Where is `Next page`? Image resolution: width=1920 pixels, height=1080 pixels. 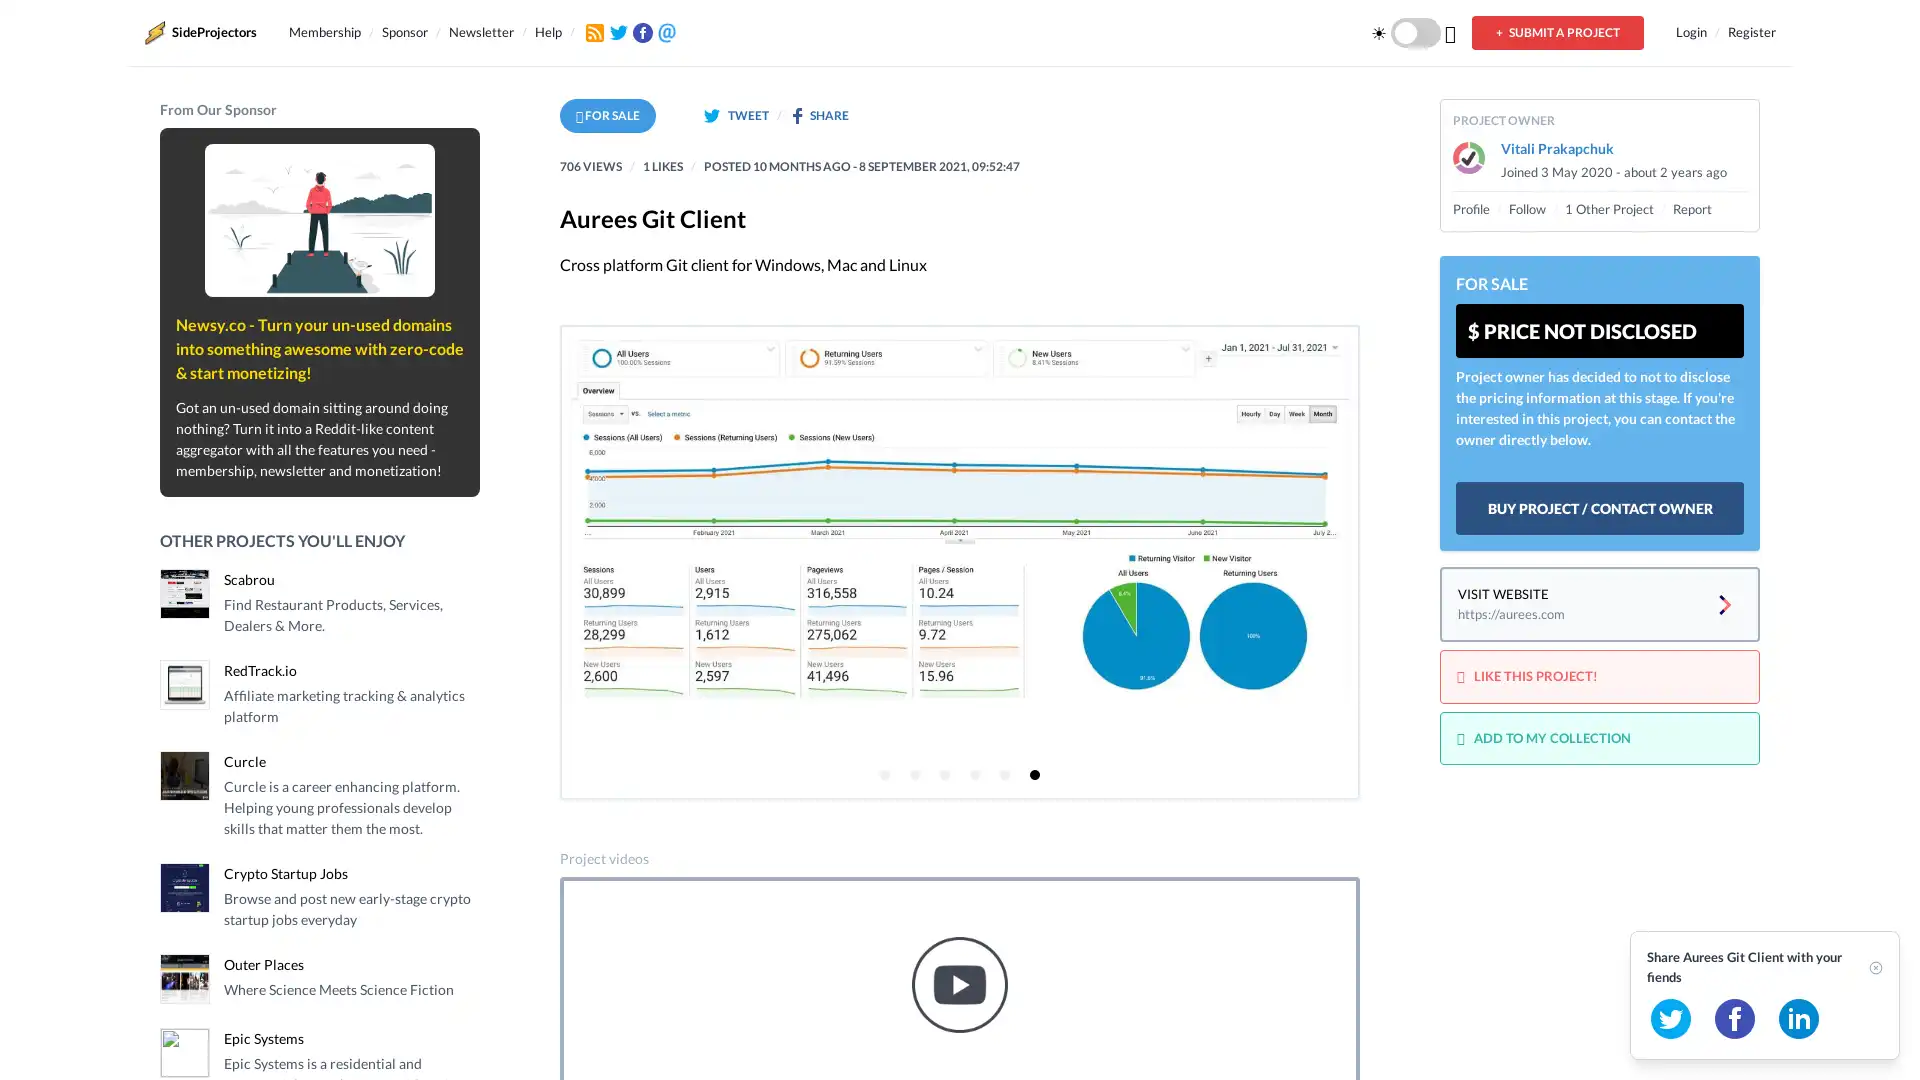 Next page is located at coordinates (1358, 562).